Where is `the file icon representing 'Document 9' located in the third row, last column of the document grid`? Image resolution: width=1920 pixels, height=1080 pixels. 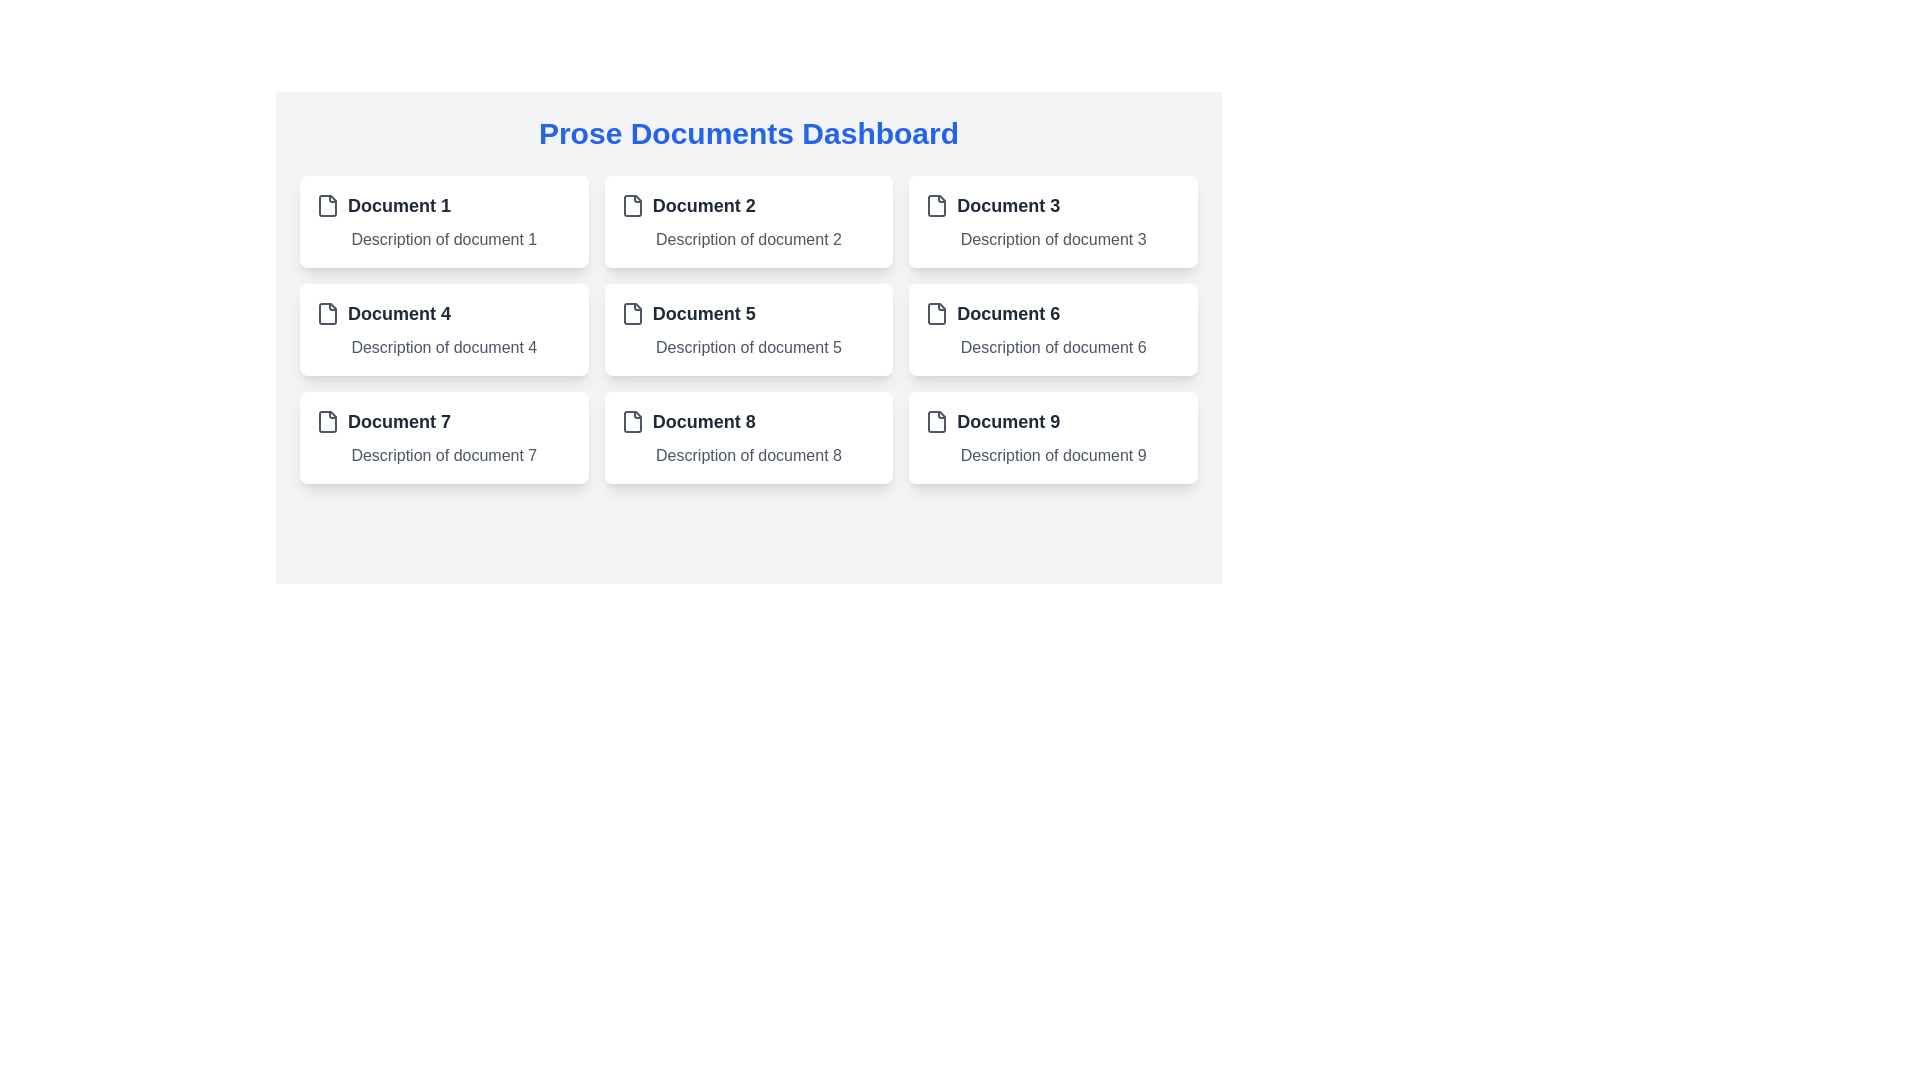 the file icon representing 'Document 9' located in the third row, last column of the document grid is located at coordinates (936, 420).